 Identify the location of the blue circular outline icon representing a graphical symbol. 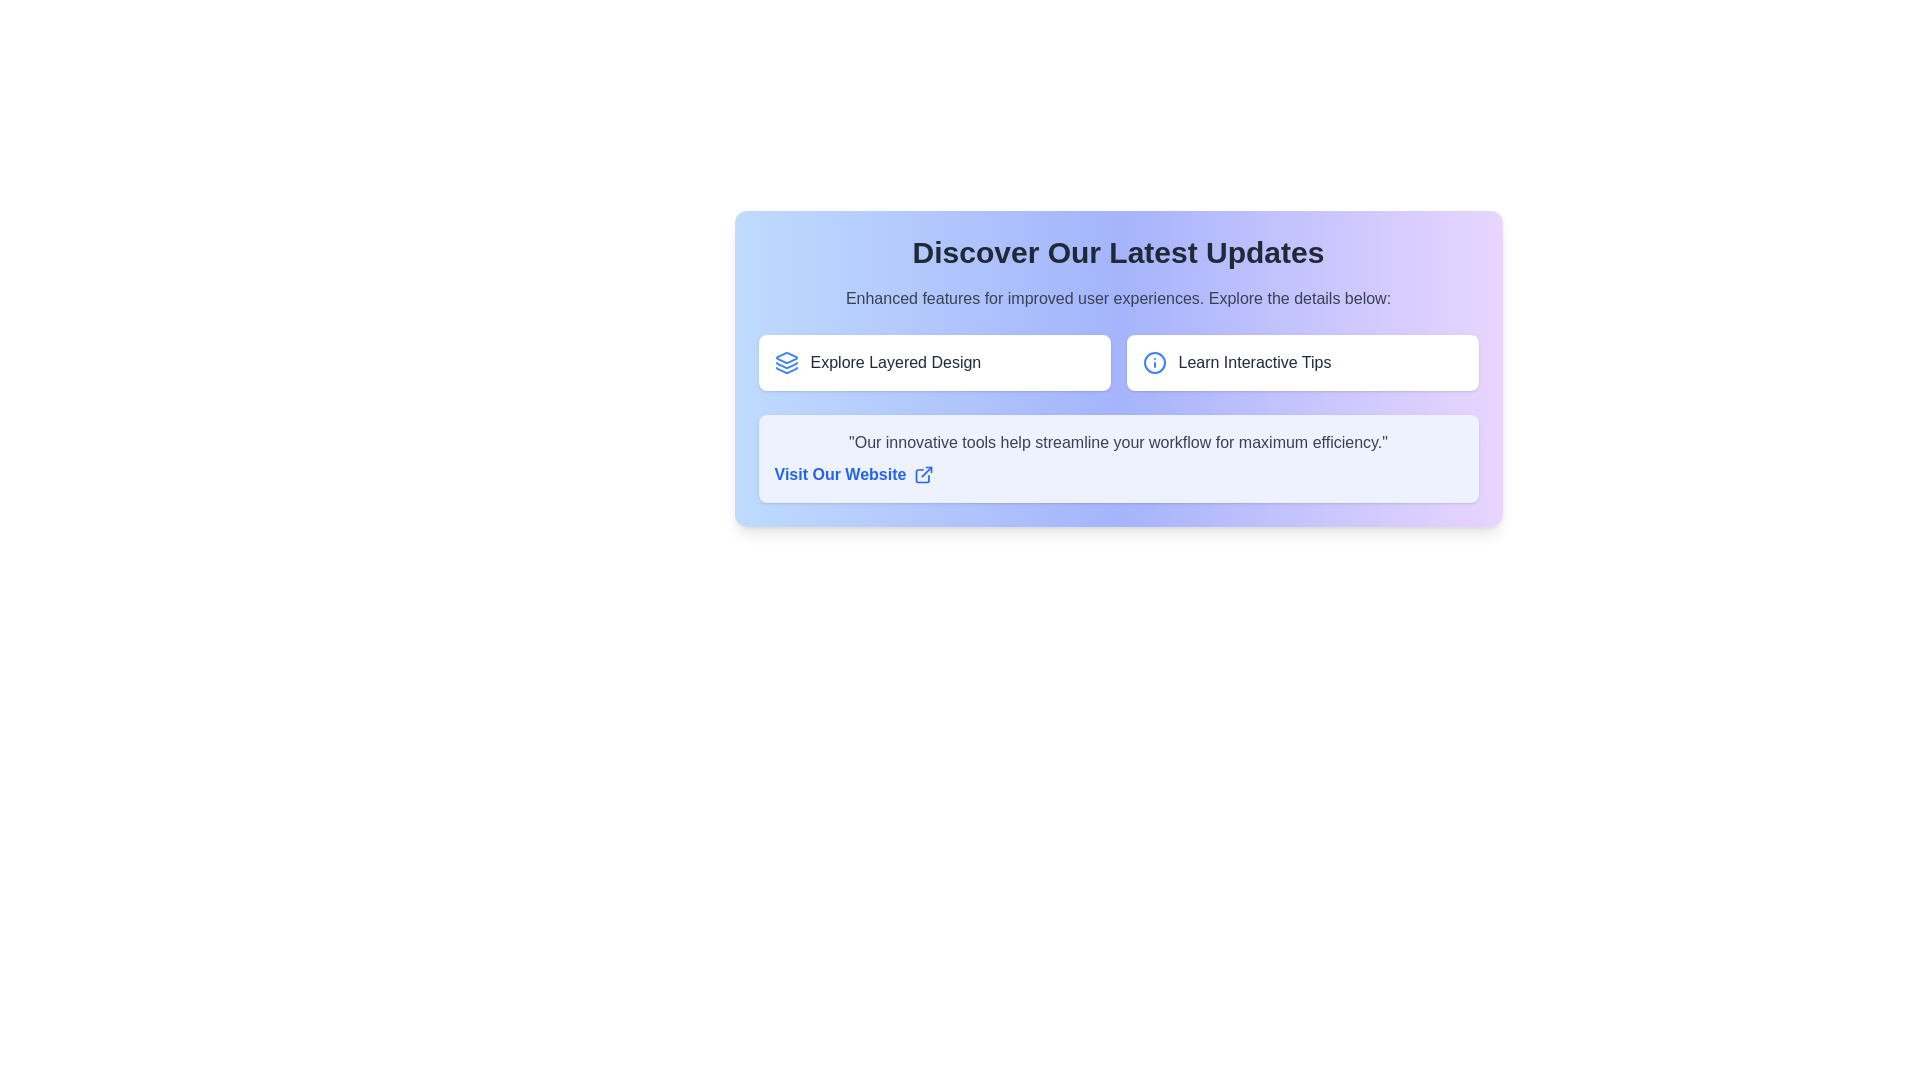
(1154, 362).